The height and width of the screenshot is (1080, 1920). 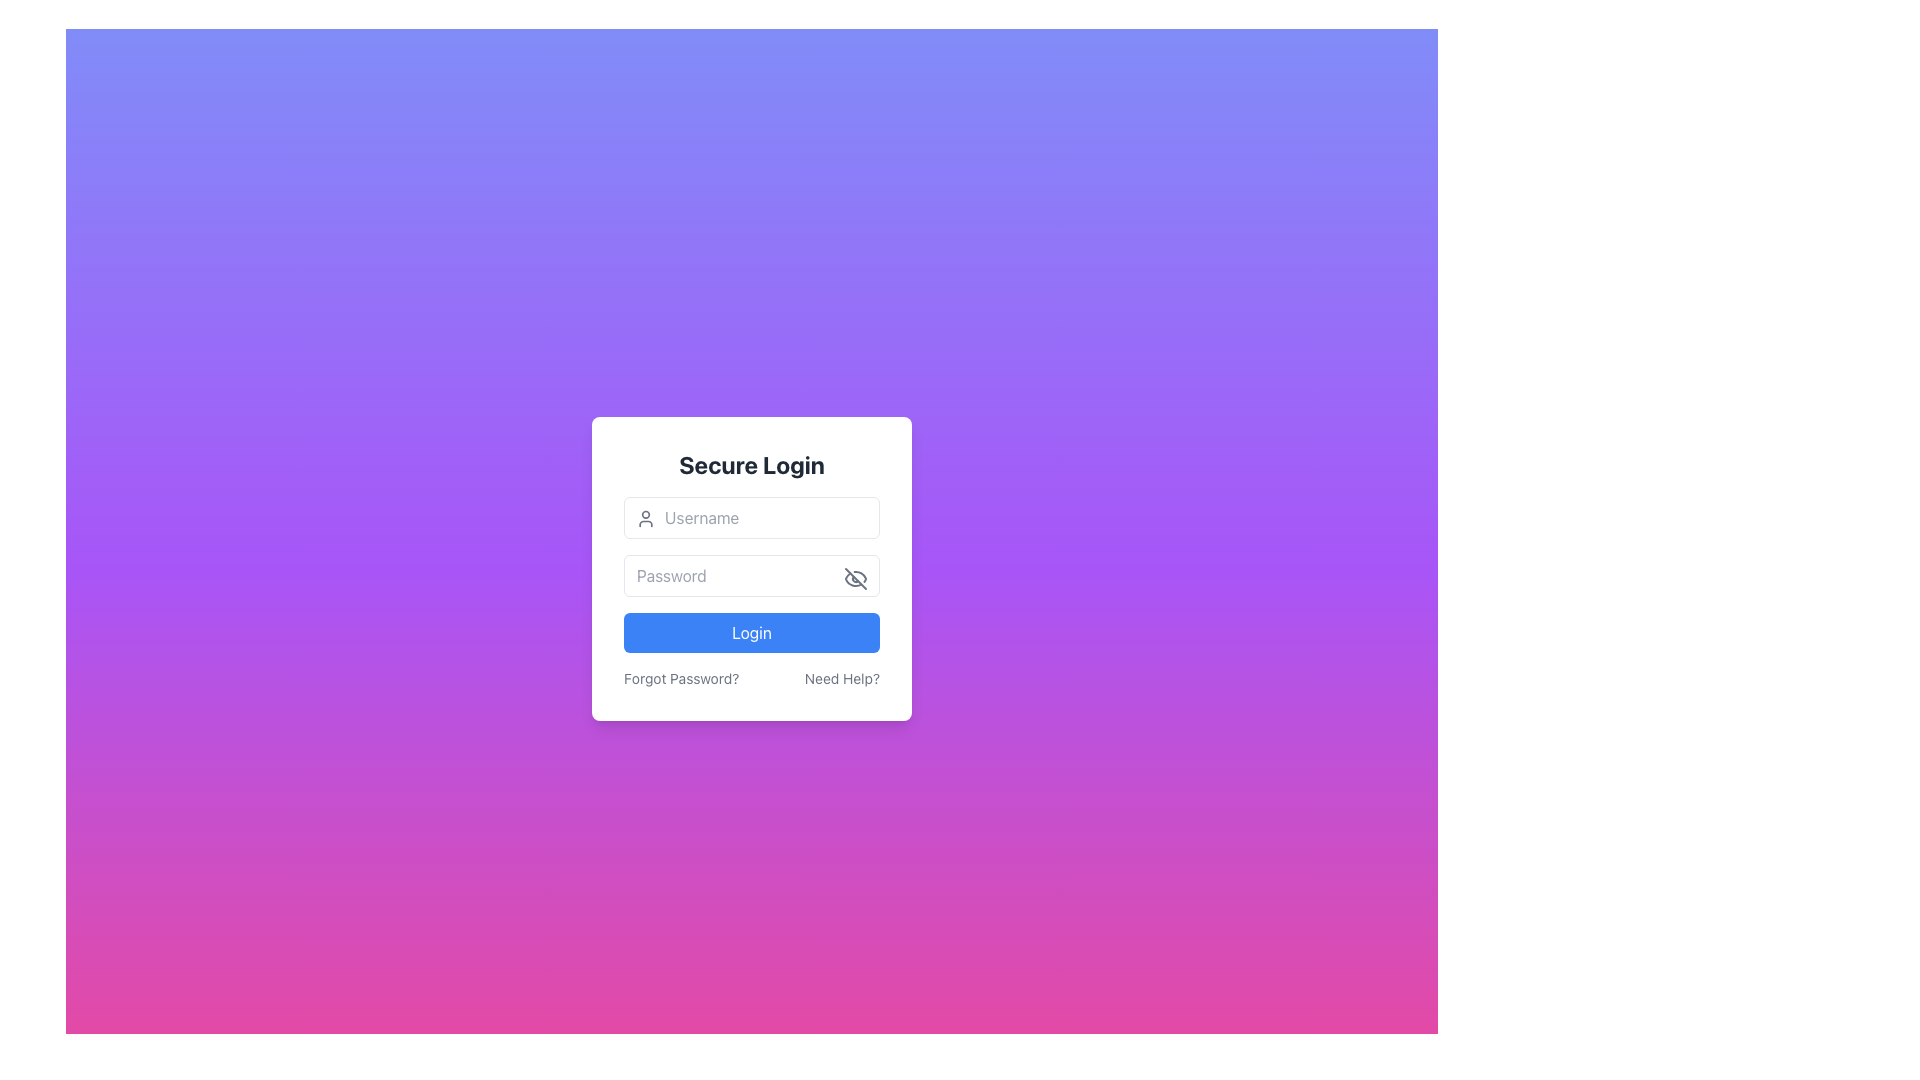 What do you see at coordinates (855, 578) in the screenshot?
I see `the eye off icon located on the password input field to toggle password visibility off` at bounding box center [855, 578].